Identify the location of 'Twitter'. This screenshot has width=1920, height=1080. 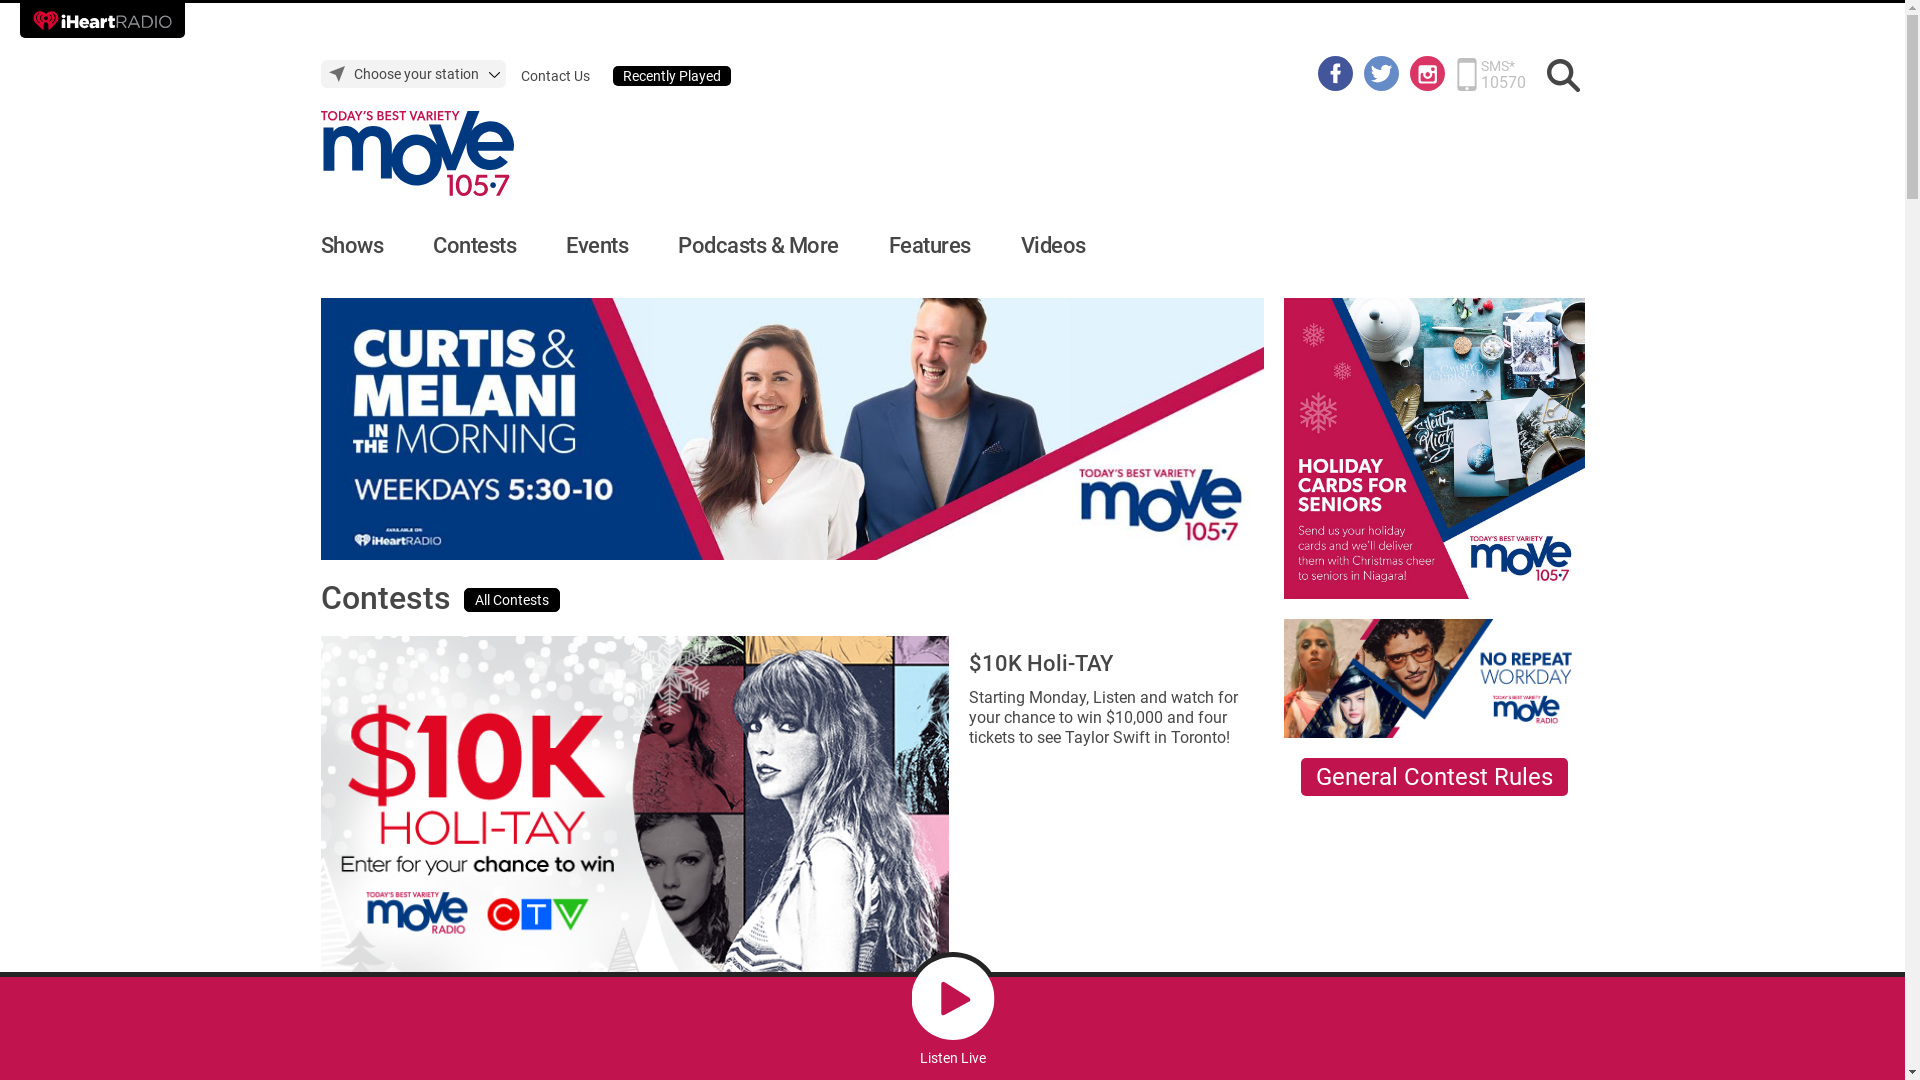
(1362, 71).